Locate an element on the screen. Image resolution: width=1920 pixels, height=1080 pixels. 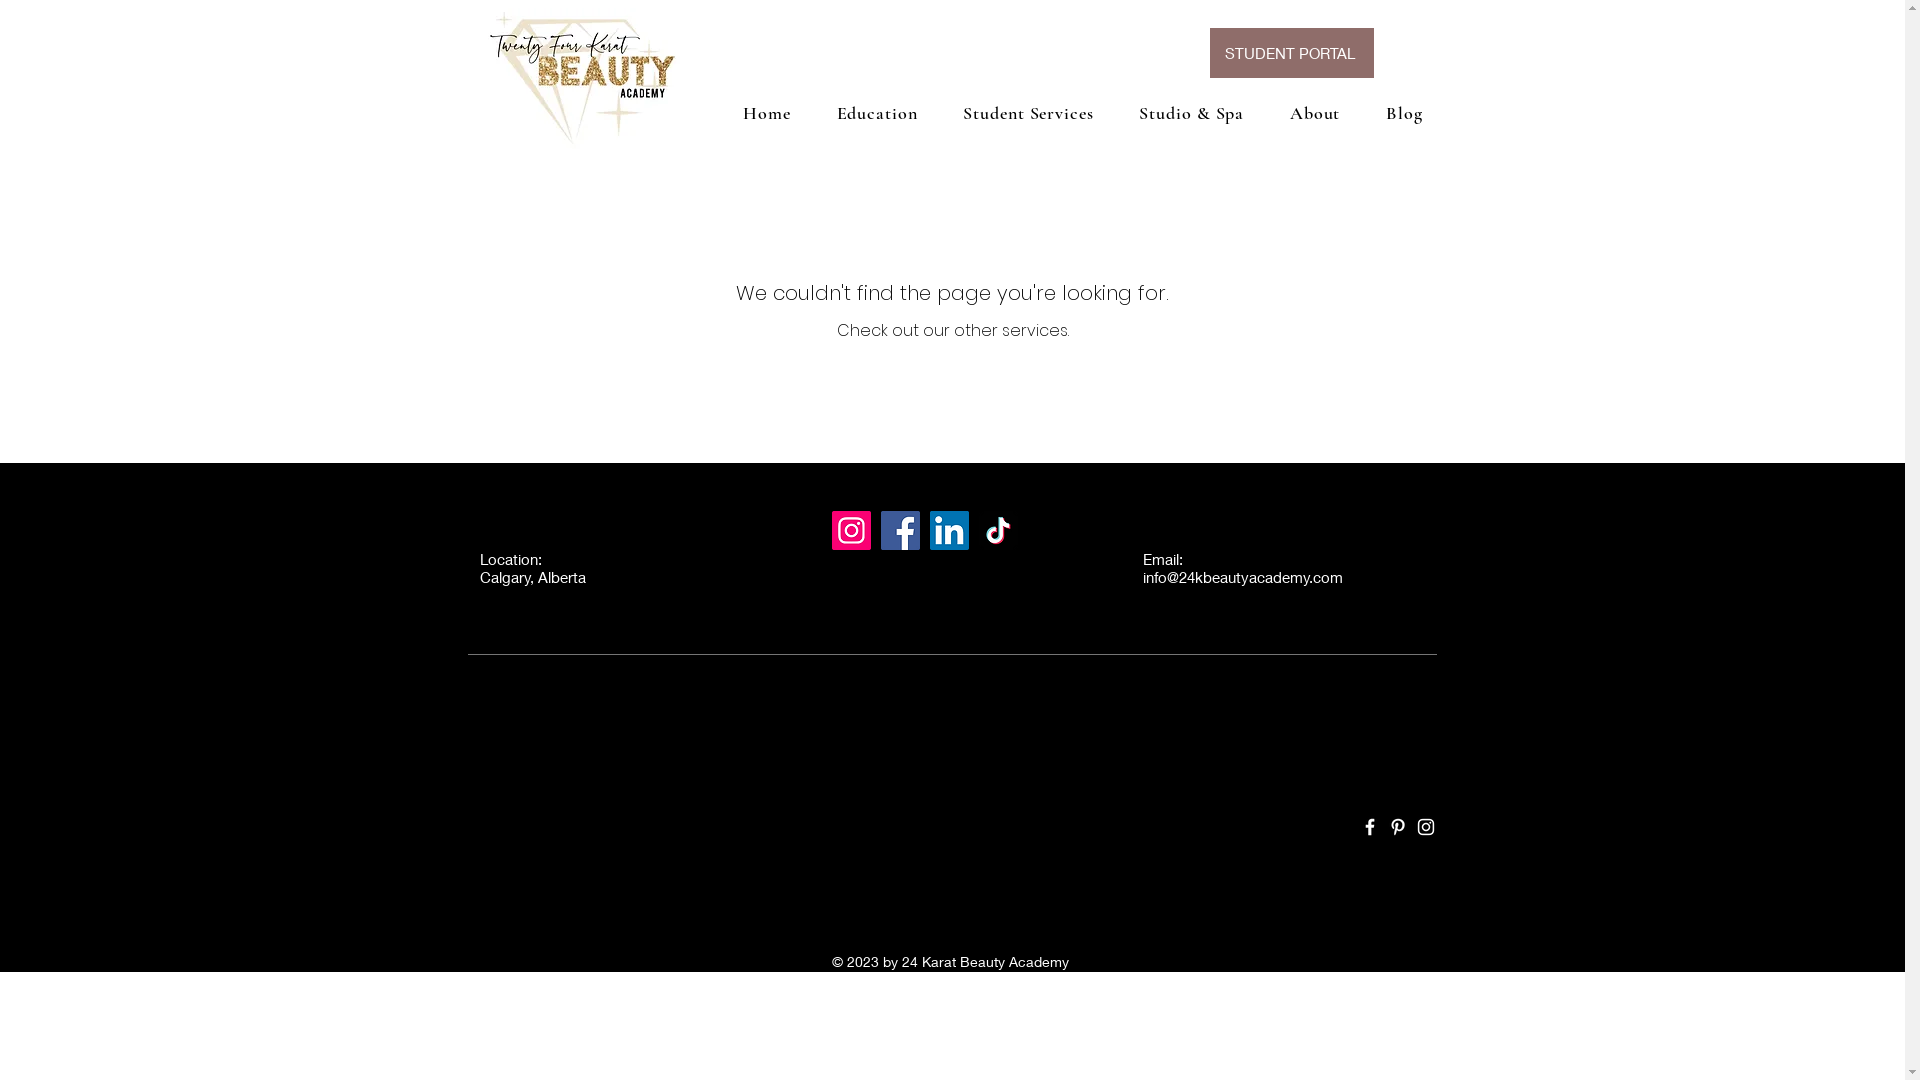
'Blog' is located at coordinates (1402, 112).